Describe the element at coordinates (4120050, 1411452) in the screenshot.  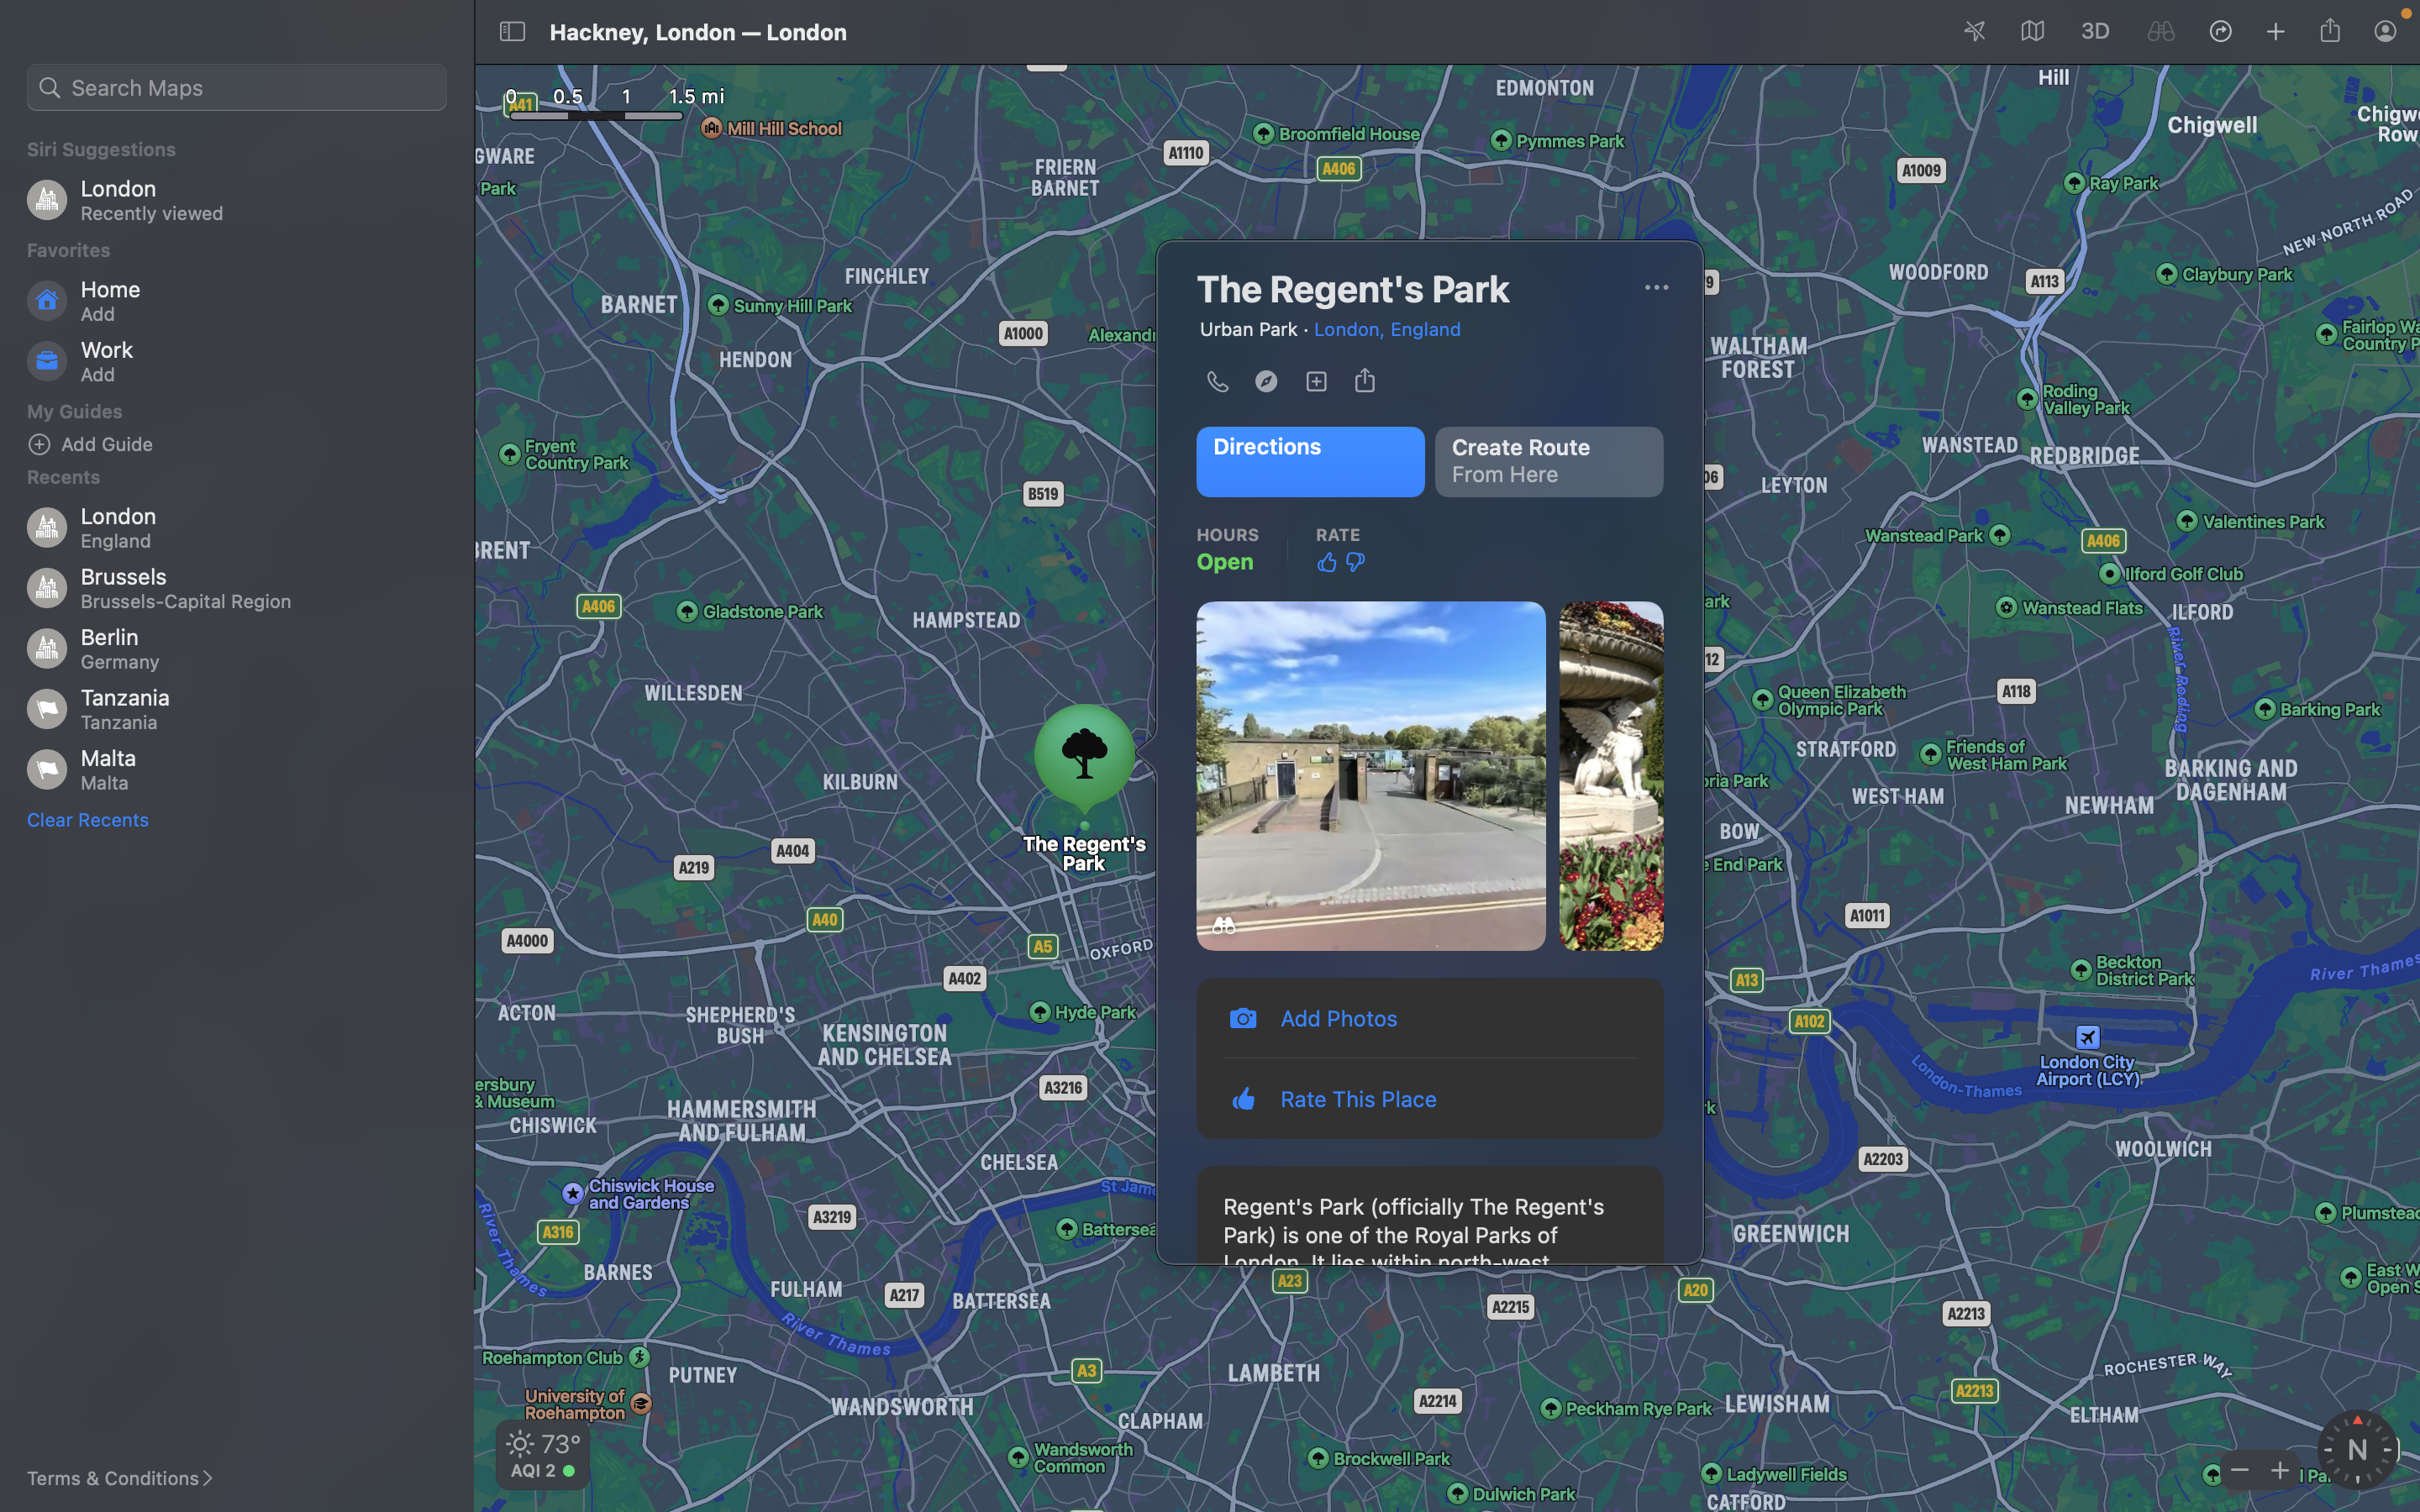
I see `Navigate and read the details of Hyde Park` at that location.